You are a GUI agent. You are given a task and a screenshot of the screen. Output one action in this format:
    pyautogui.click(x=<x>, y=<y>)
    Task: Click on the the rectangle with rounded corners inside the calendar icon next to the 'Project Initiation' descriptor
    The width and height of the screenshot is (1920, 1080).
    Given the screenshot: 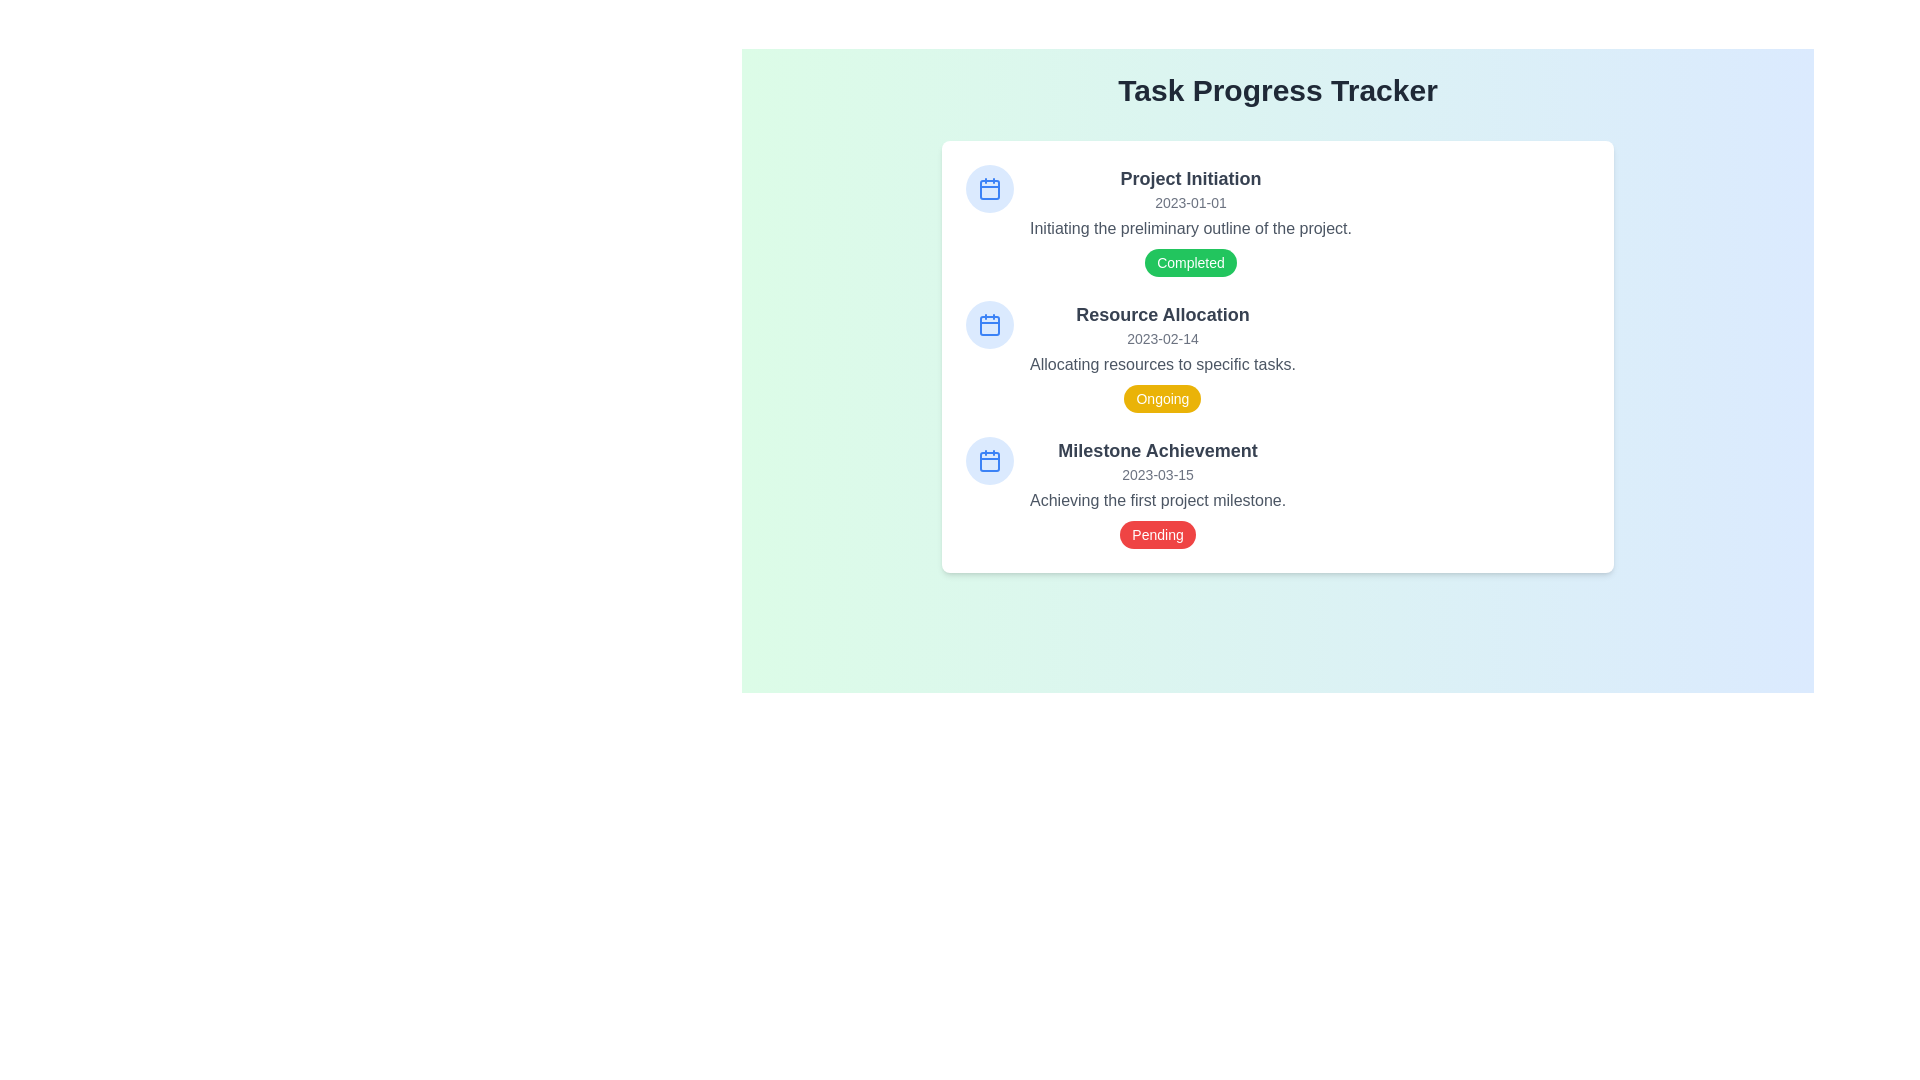 What is the action you would take?
    pyautogui.click(x=989, y=189)
    